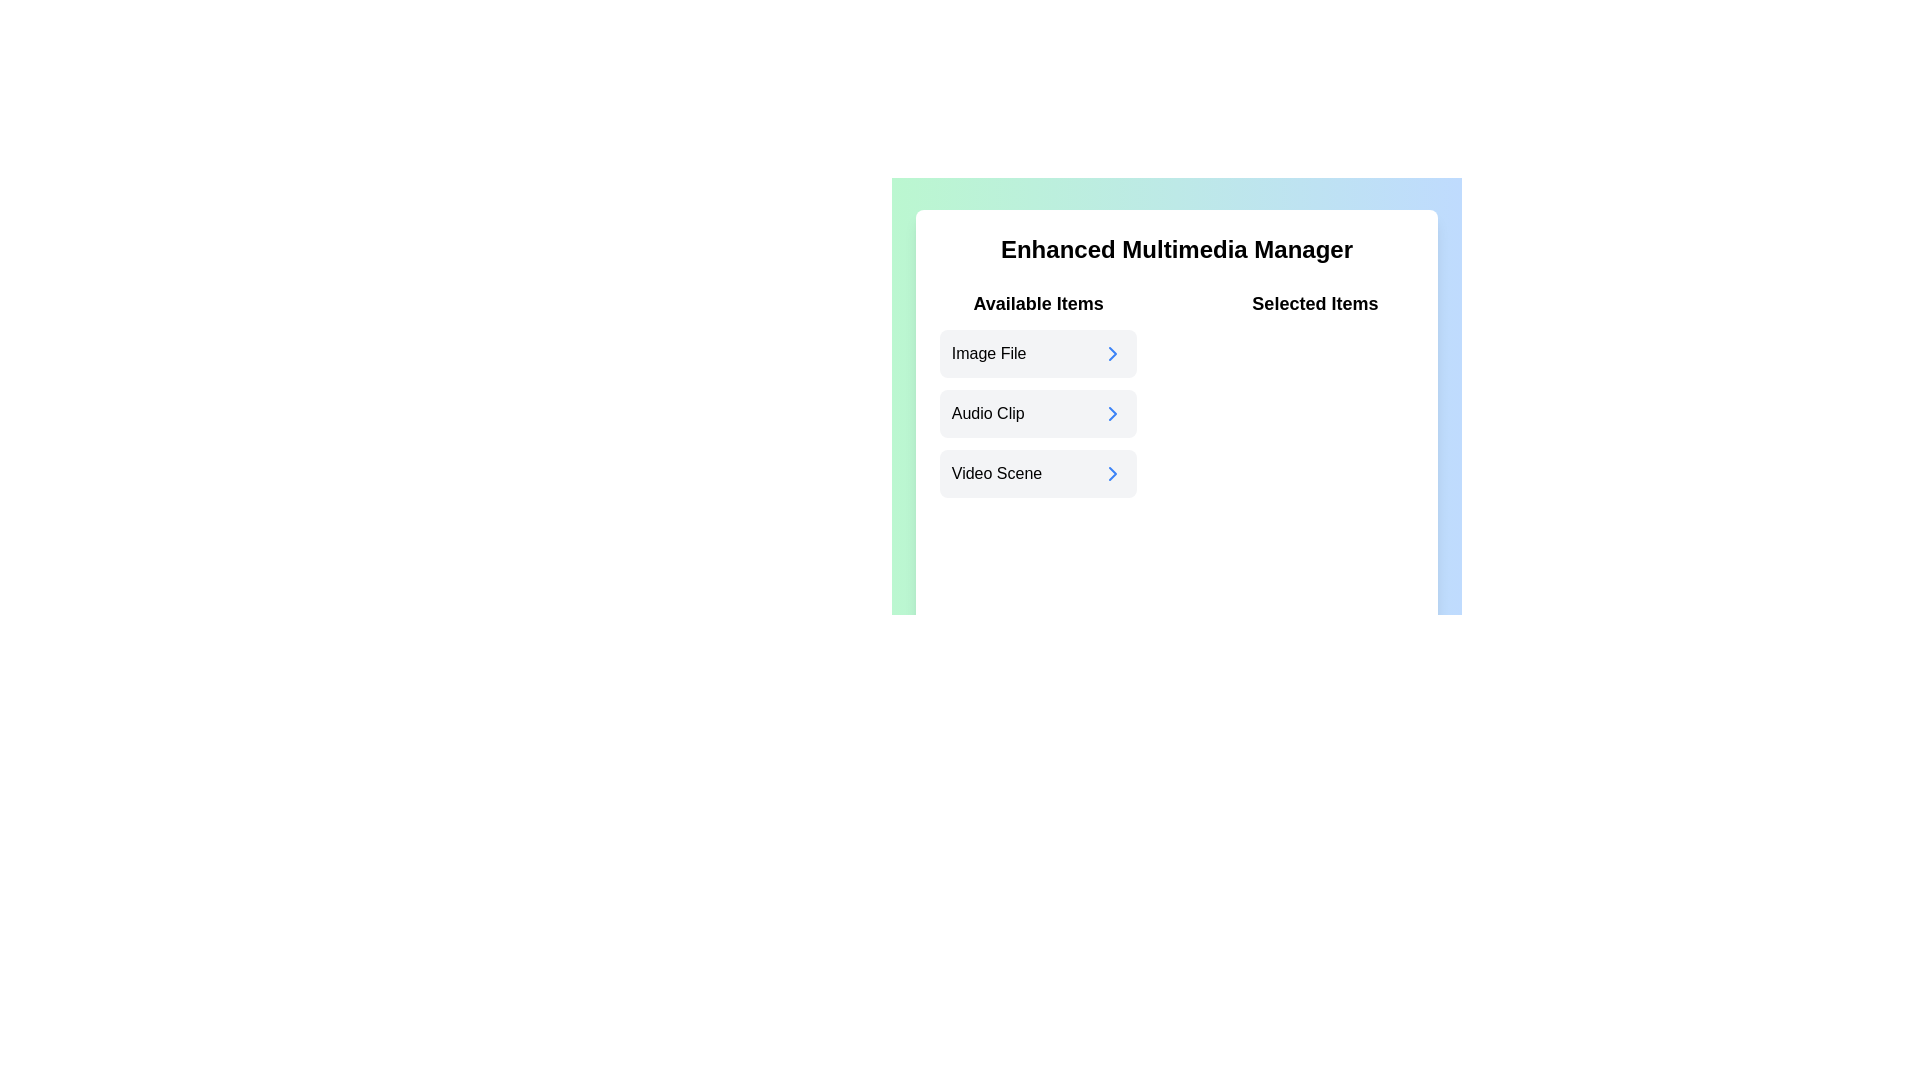  What do you see at coordinates (1038, 353) in the screenshot?
I see `the 'Image File' selectable card item, which is the first in the vertical list under the 'Available Items' section` at bounding box center [1038, 353].